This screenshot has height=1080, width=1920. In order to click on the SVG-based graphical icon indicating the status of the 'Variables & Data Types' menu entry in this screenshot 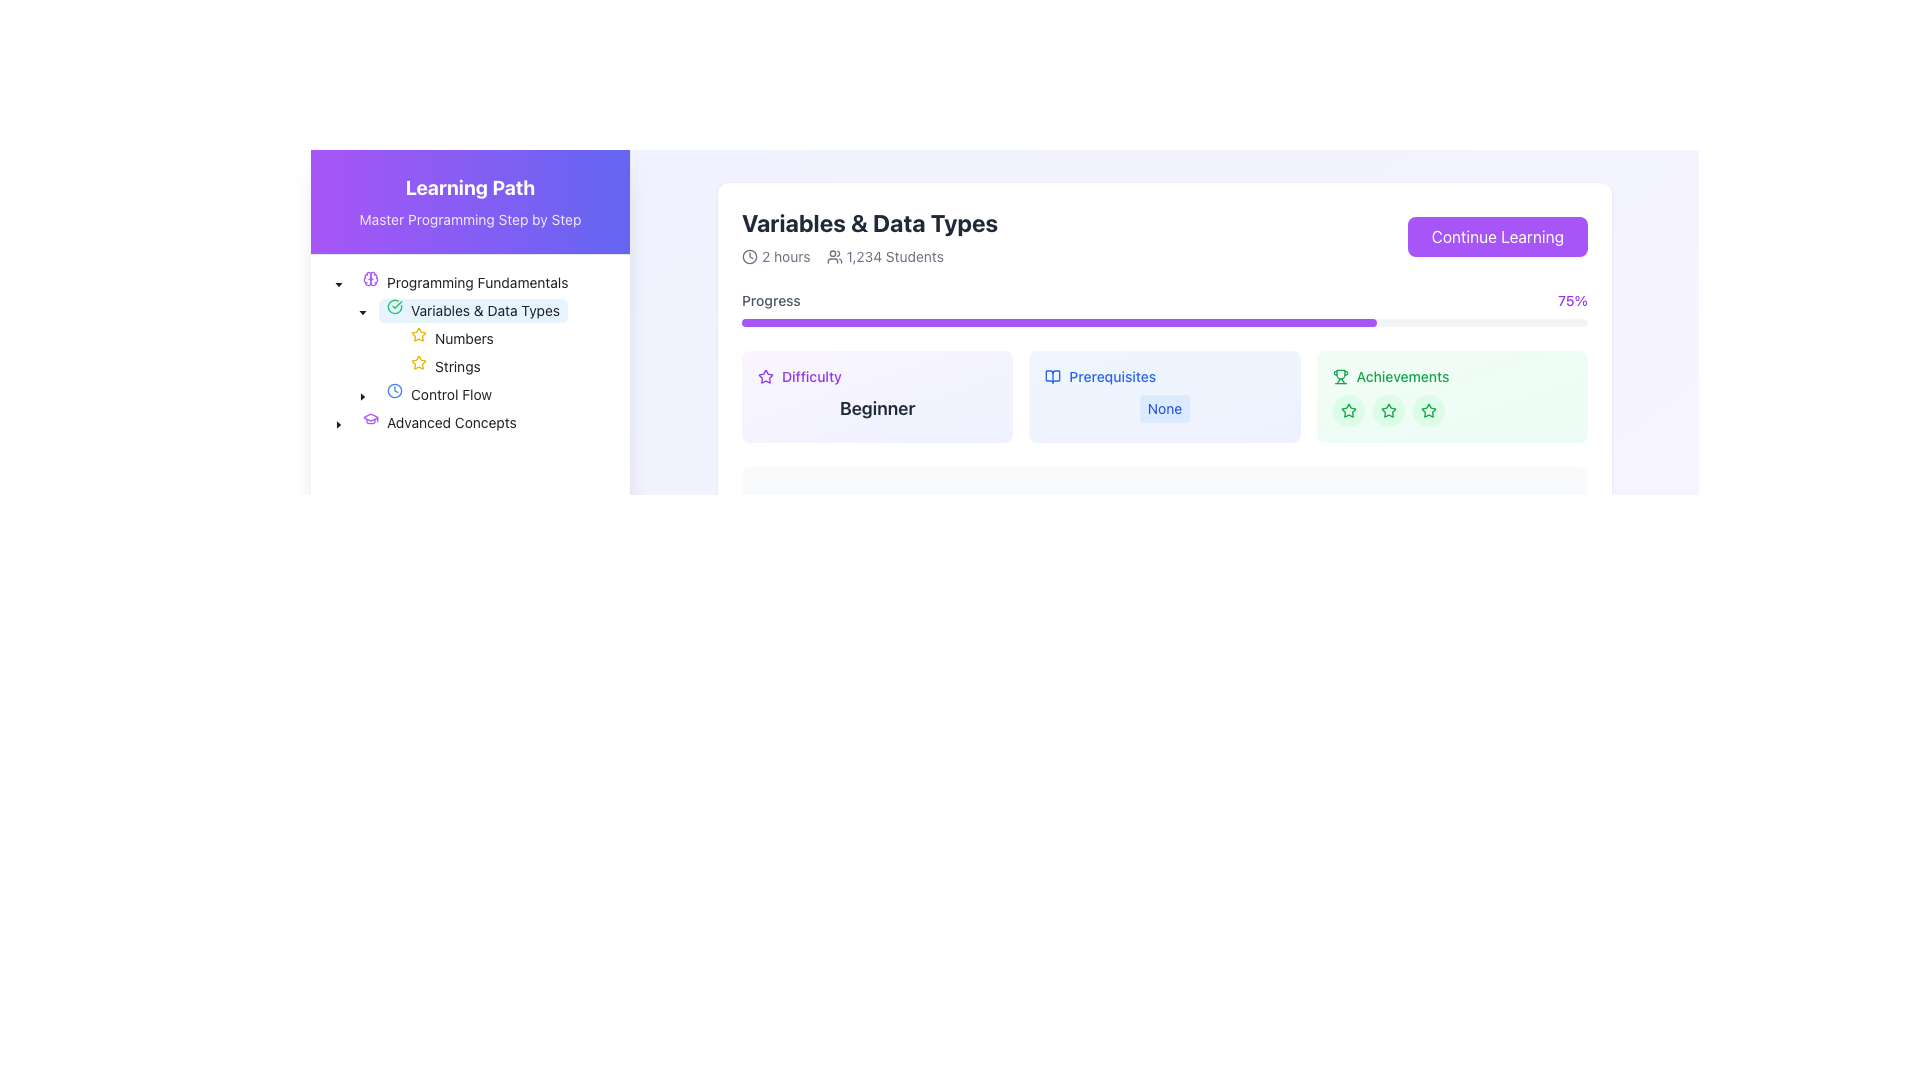, I will do `click(394, 307)`.